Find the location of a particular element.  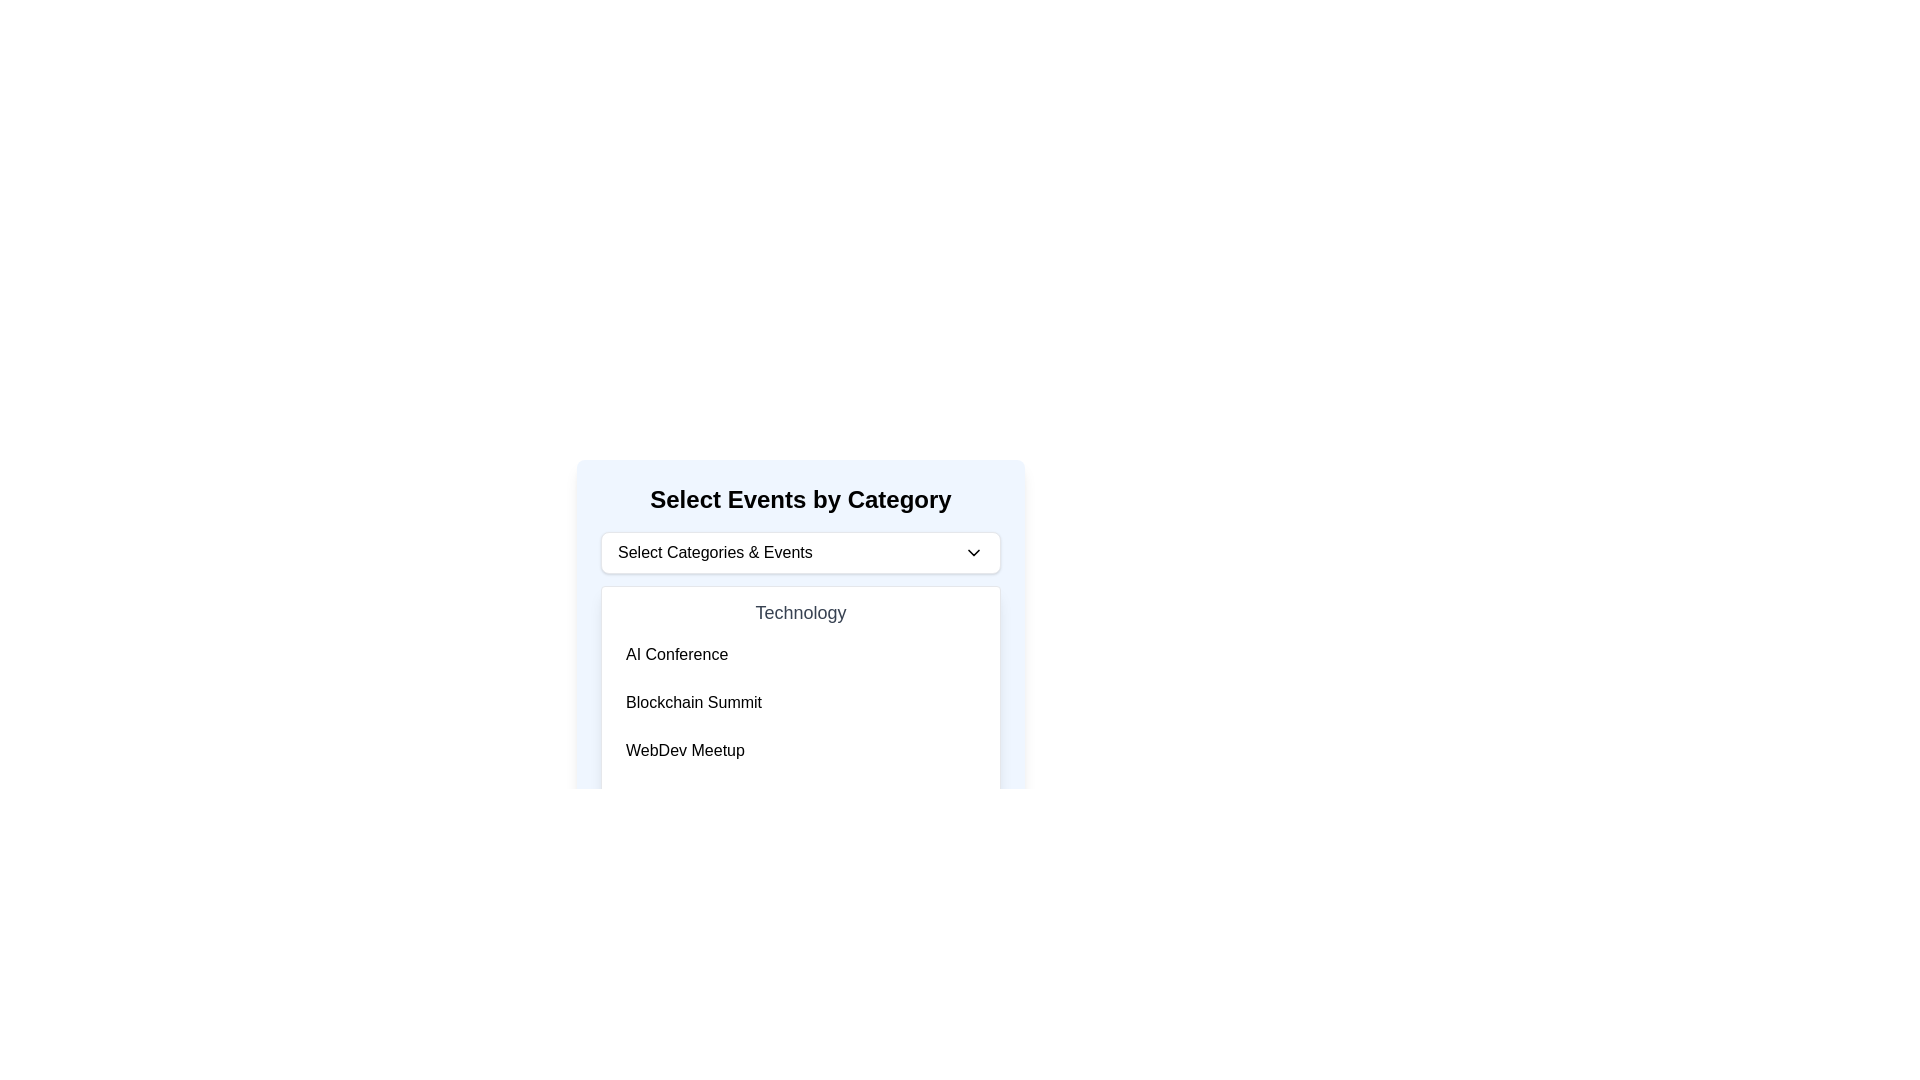

an event by clicking on the interactive list section labeled 'Select Events by Category', which includes a dropdown menu and various event entries is located at coordinates (801, 611).